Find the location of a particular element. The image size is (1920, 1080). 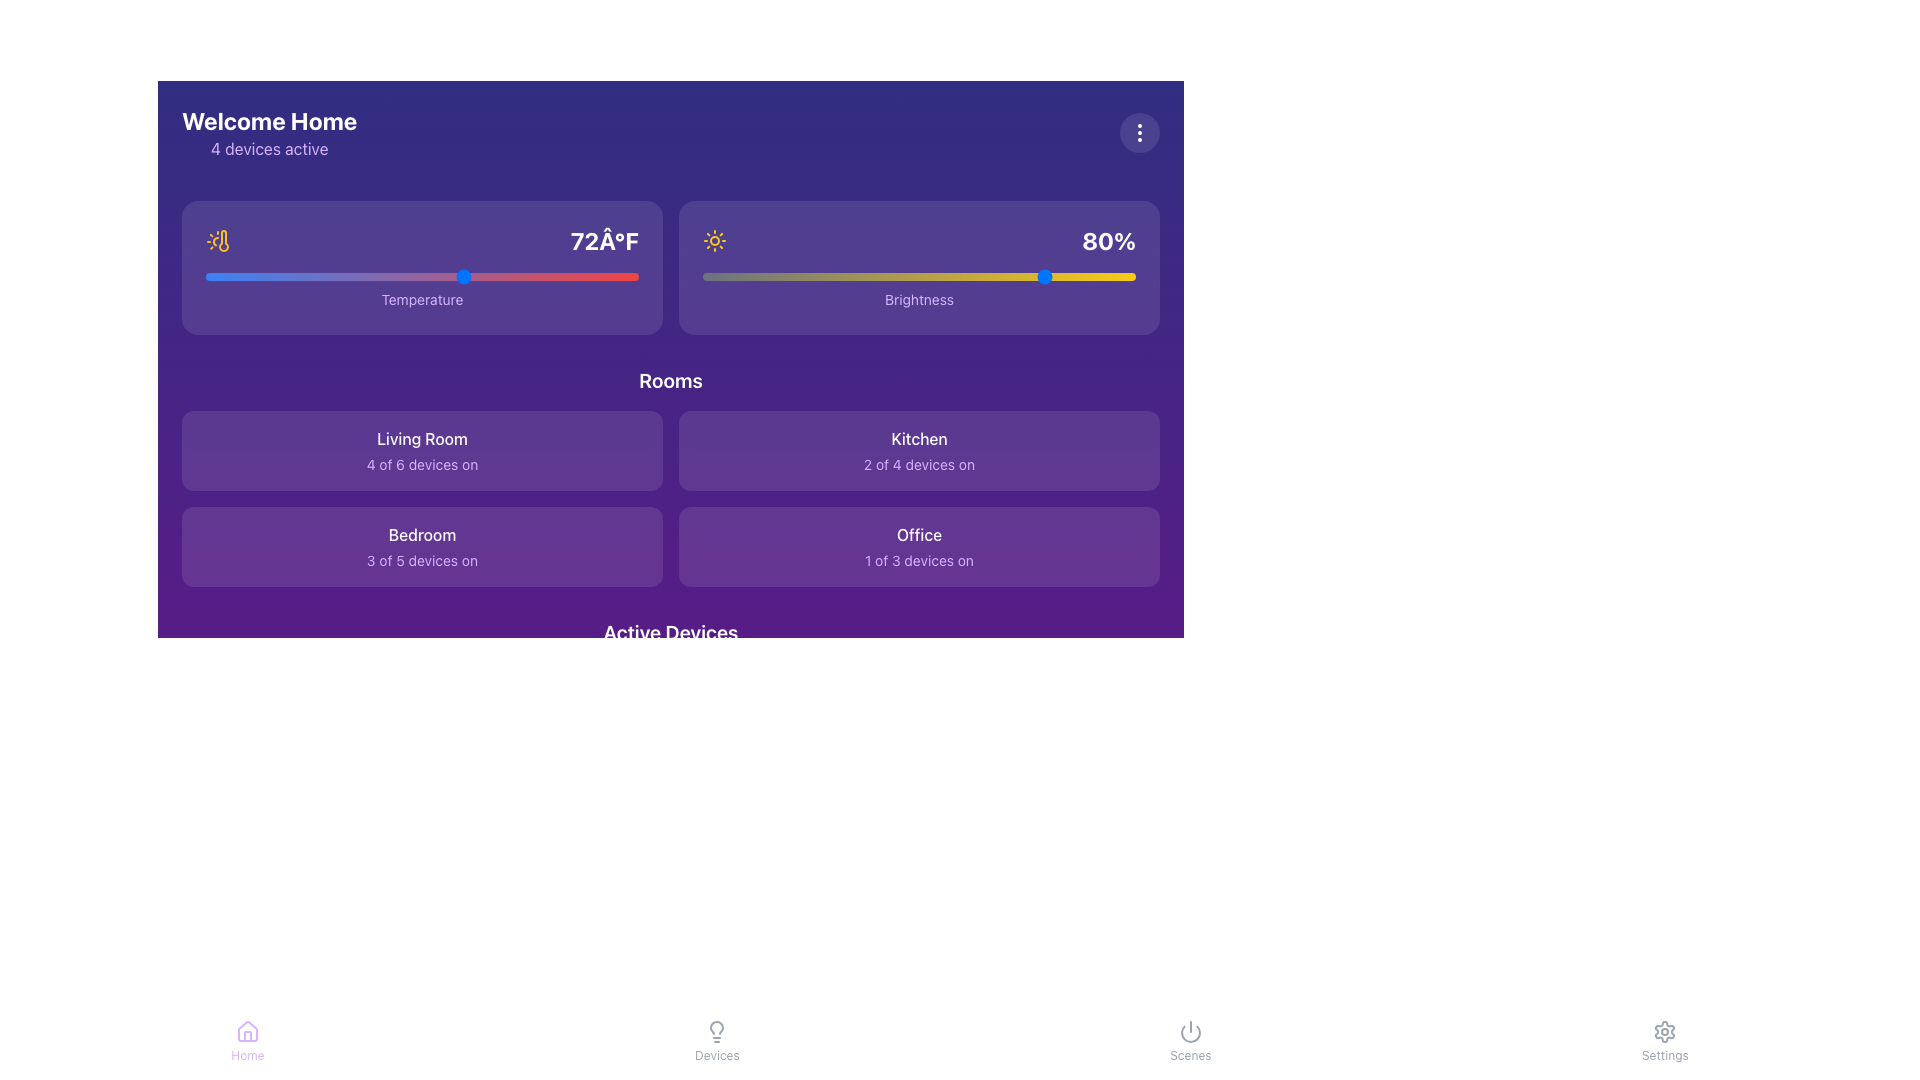

text label displaying 'Rooms' which is bold and centered, located below the temperature and brightness information section is located at coordinates (671, 381).